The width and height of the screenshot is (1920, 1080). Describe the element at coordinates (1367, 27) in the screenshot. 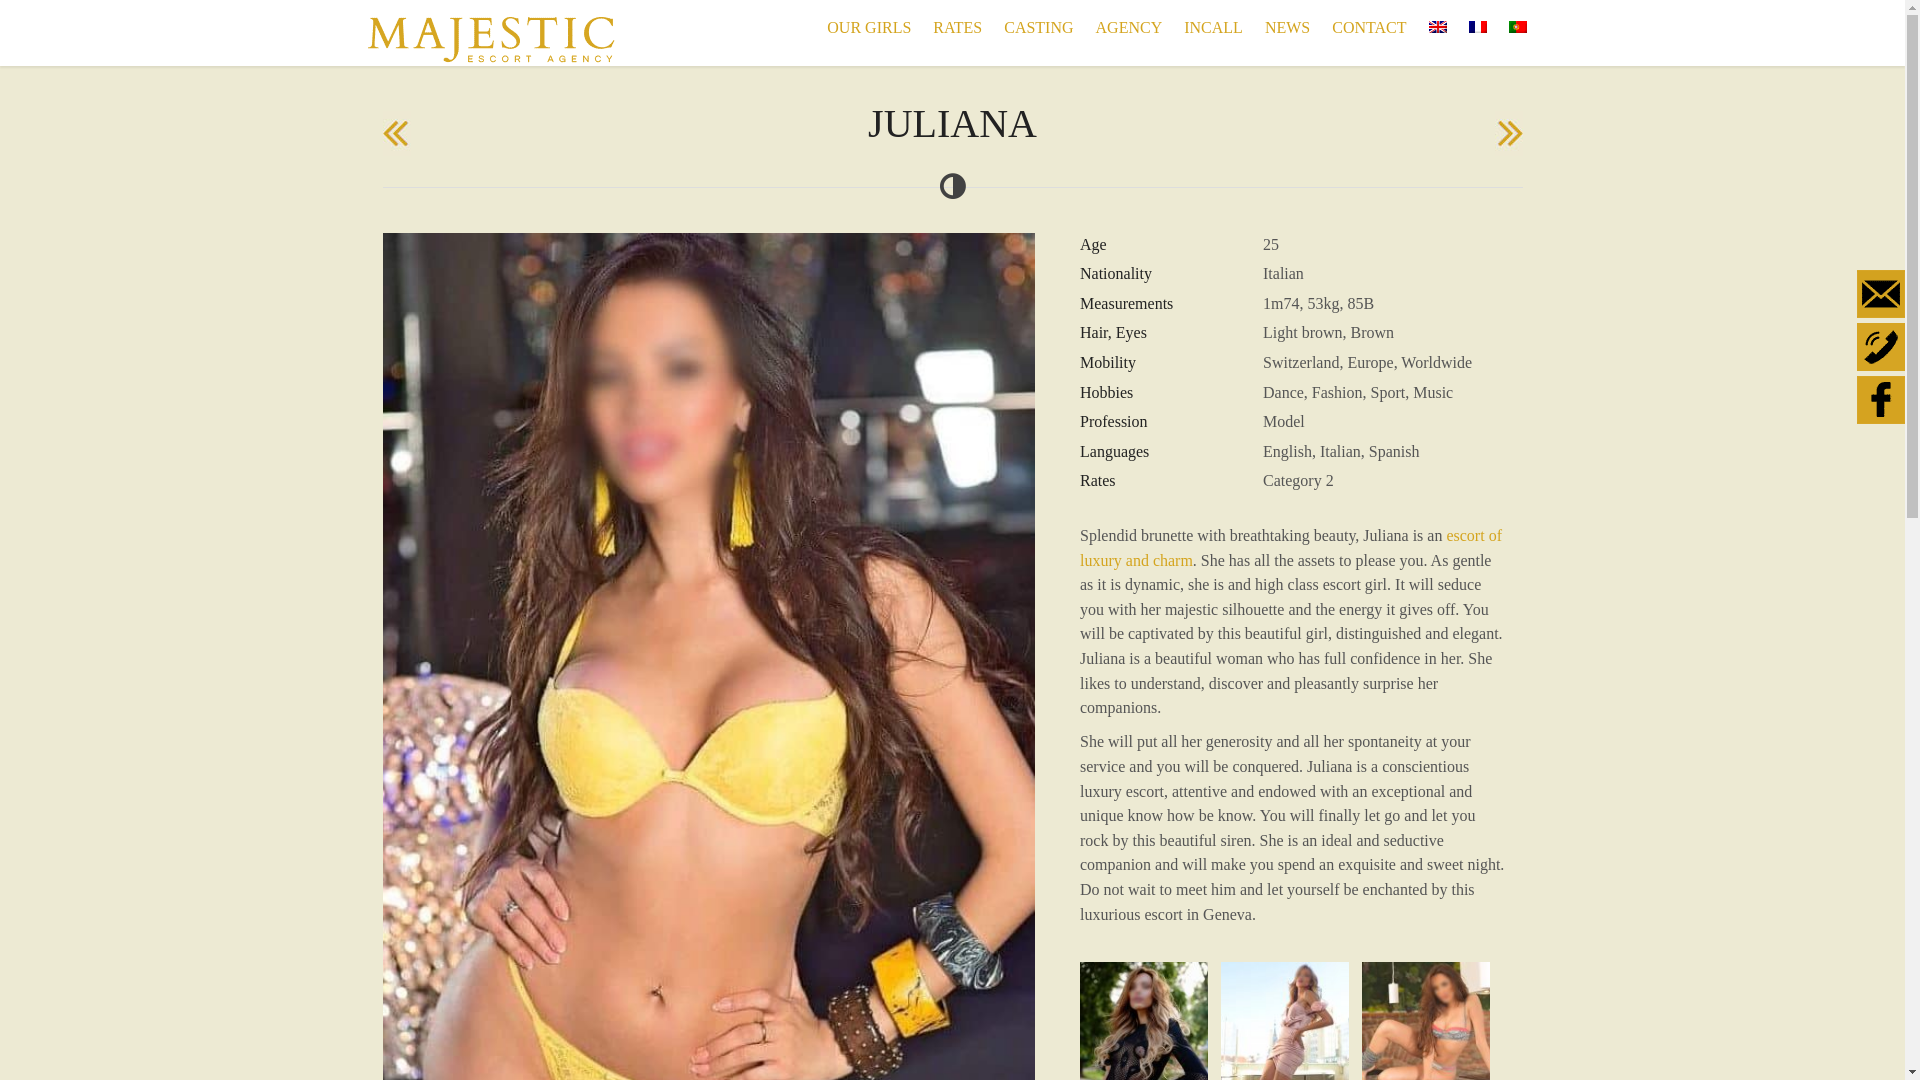

I see `'CONTACT'` at that location.